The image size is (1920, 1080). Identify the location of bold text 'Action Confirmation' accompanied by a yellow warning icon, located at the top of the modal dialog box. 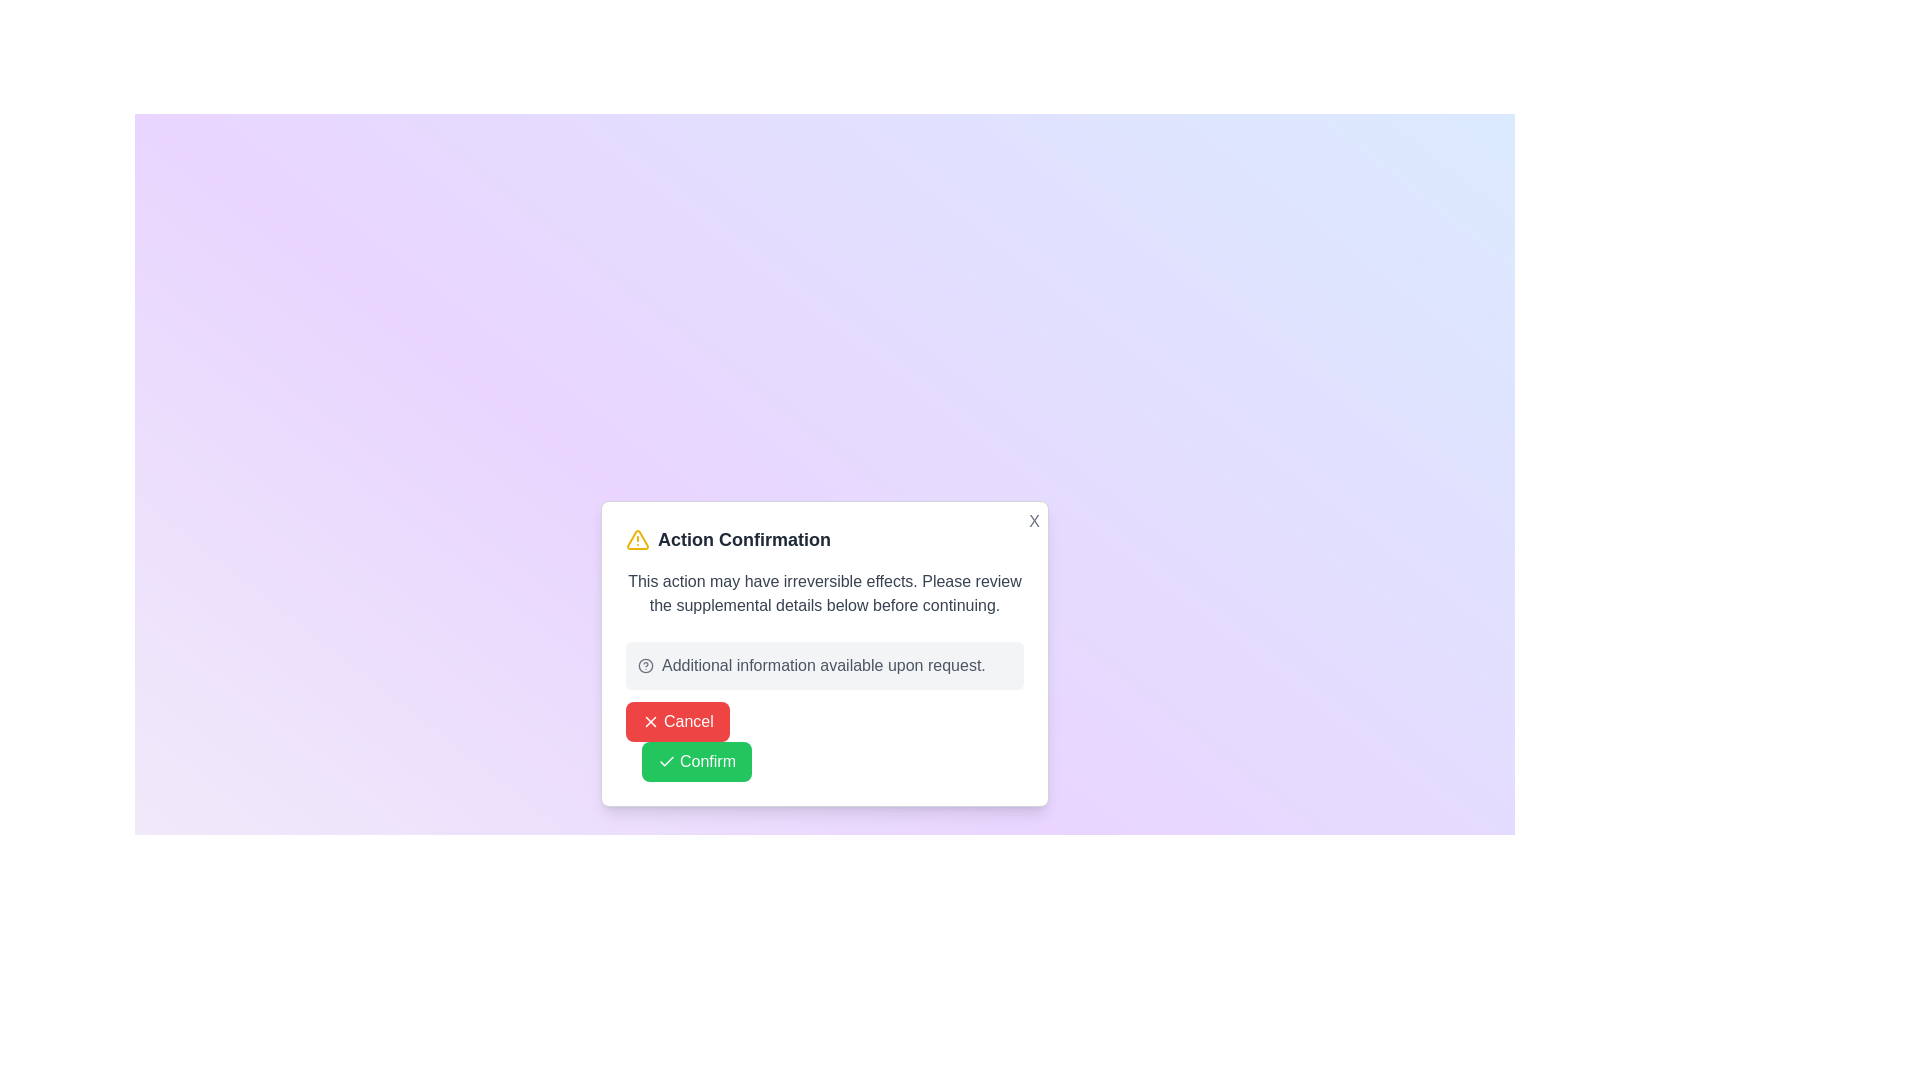
(825, 540).